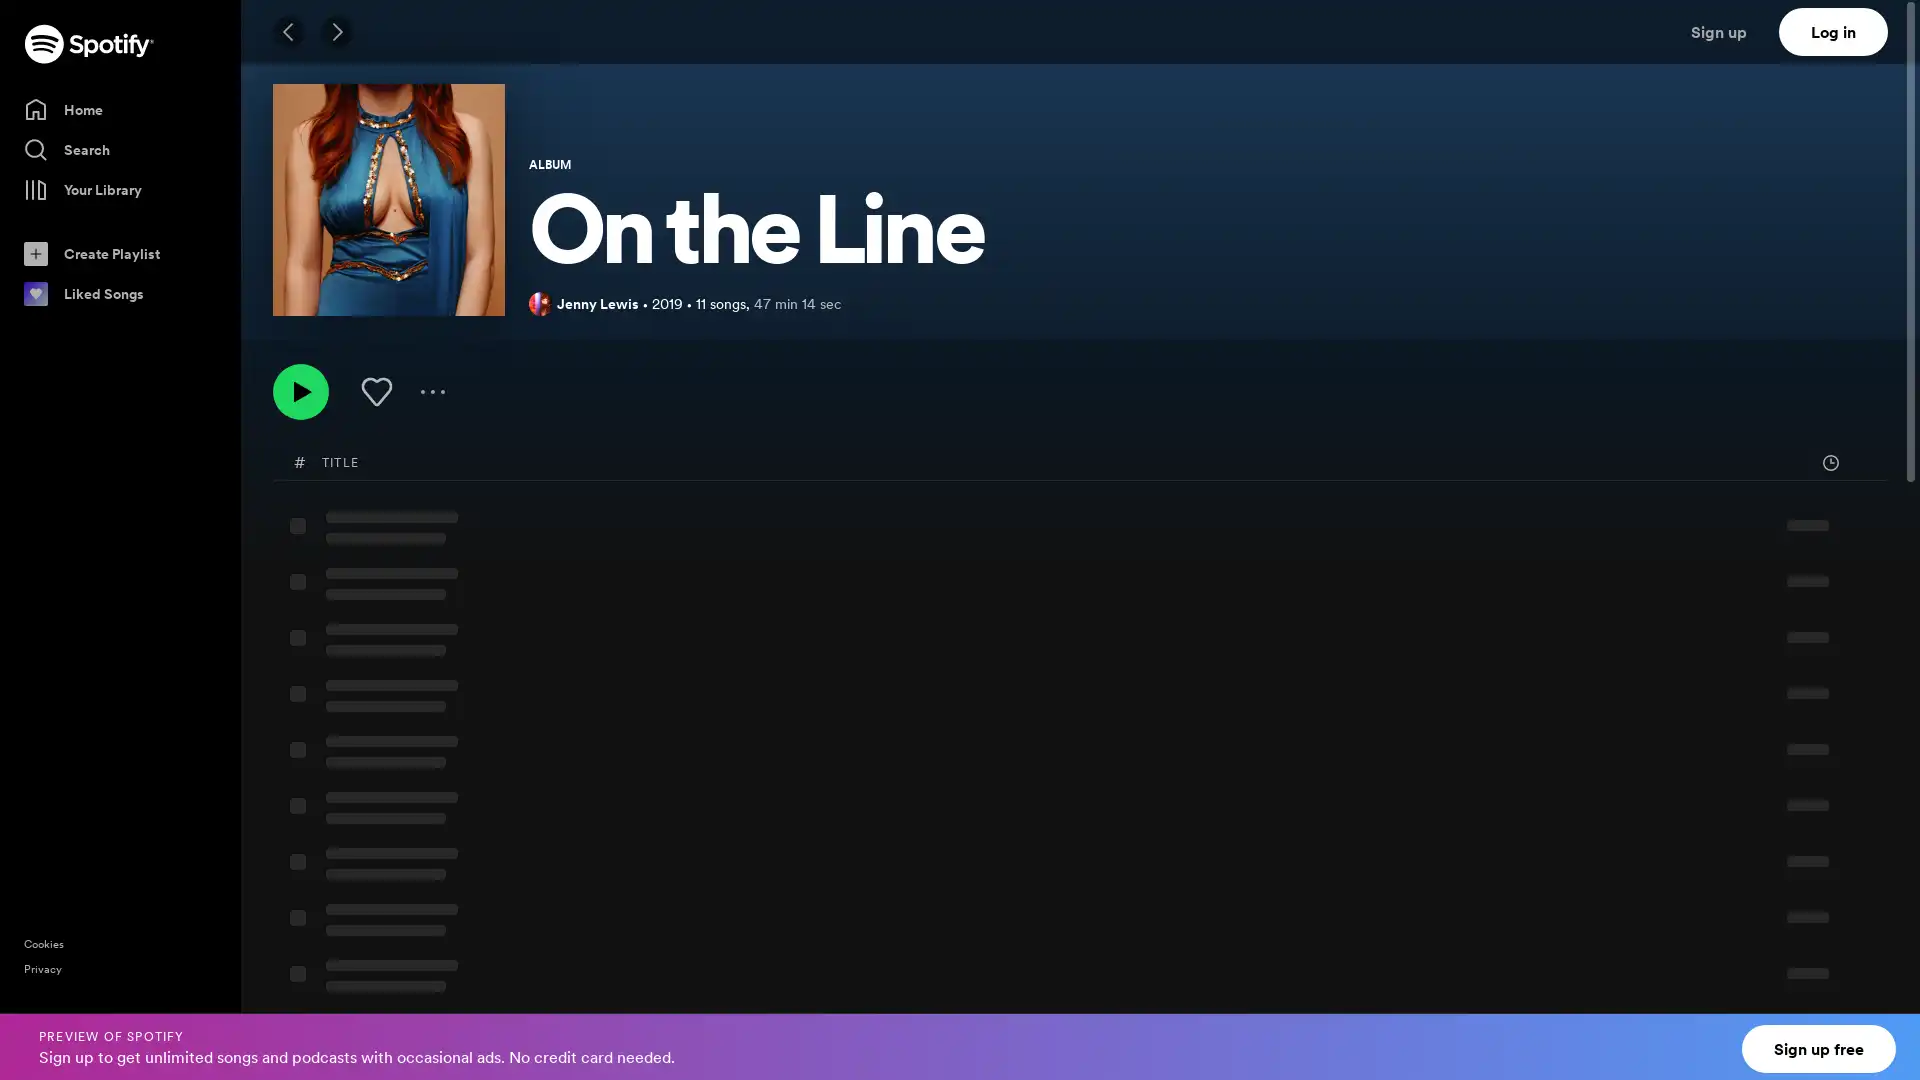 Image resolution: width=1920 pixels, height=1080 pixels. Describe the element at coordinates (297, 749) in the screenshot. I see `Play Do Si Do by Jenny Lewis` at that location.